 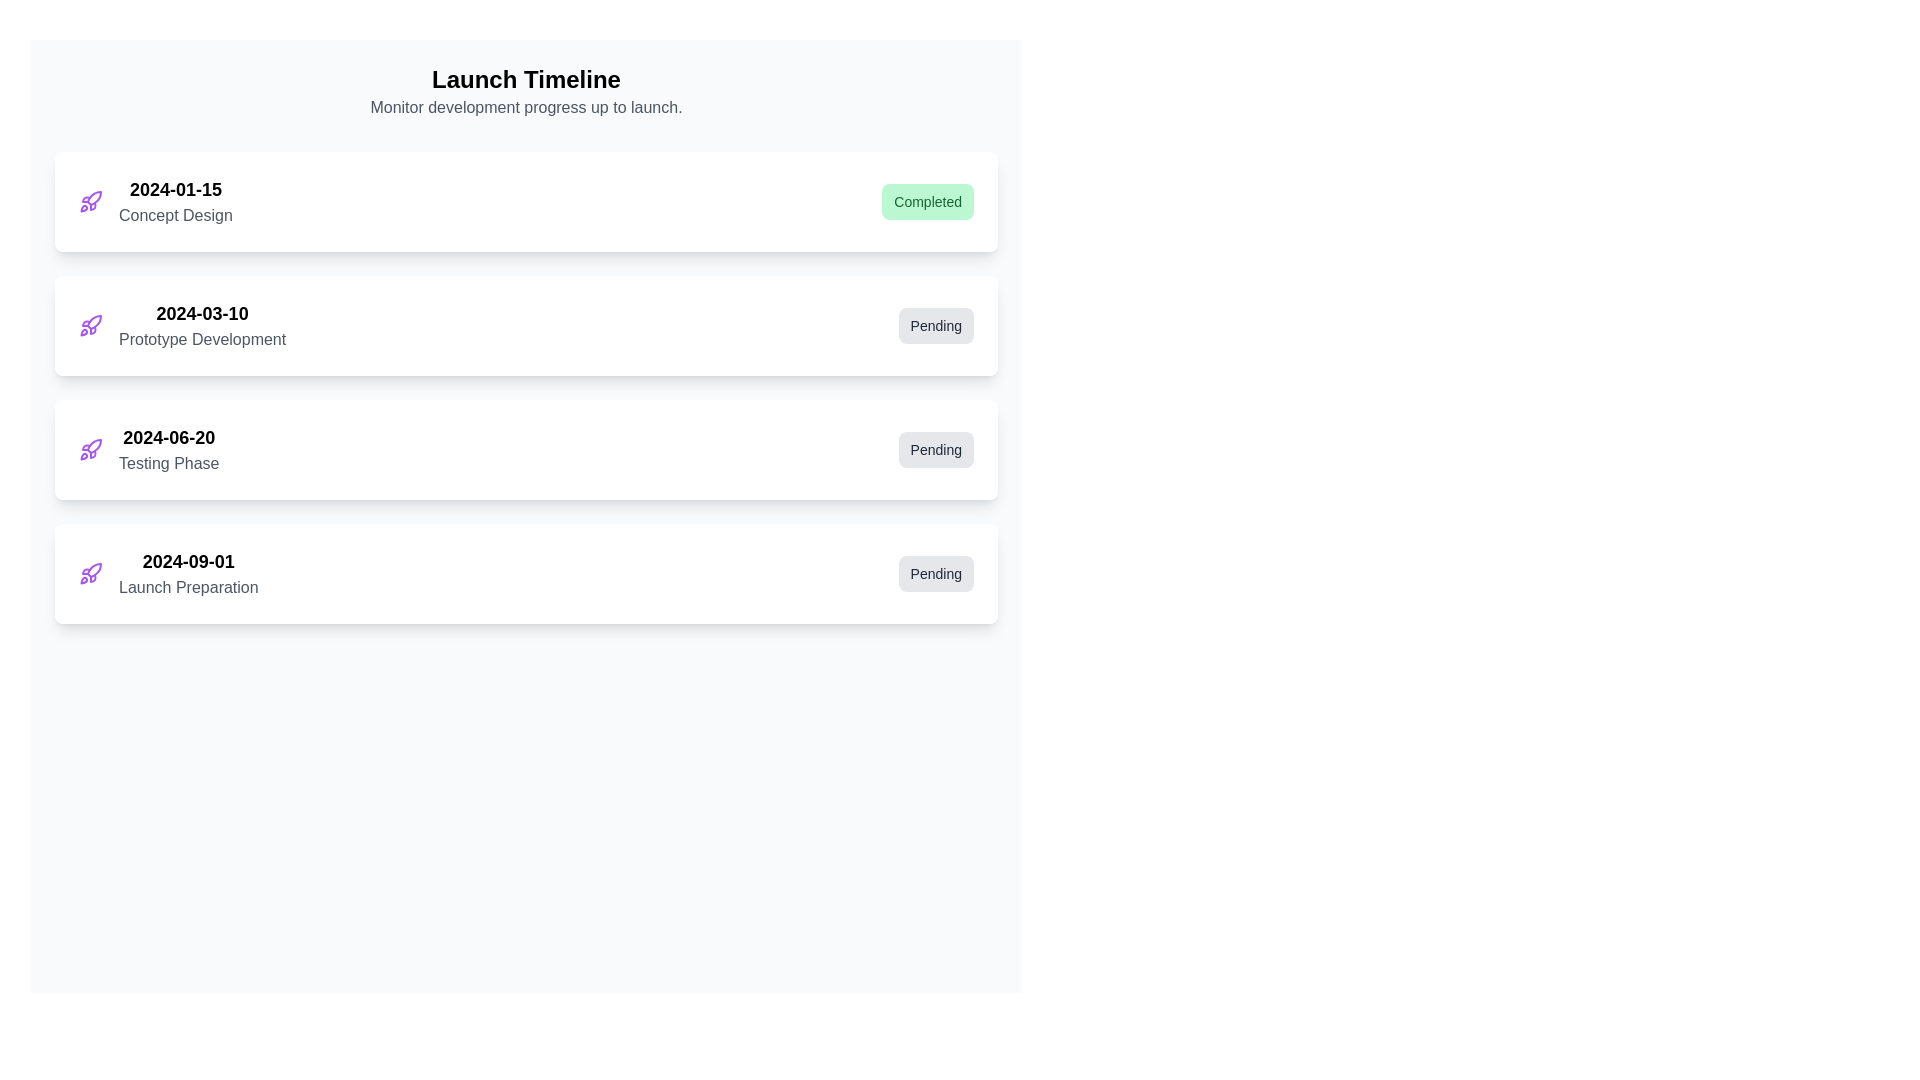 I want to click on the small purple rocket icon that is styled in modern line art design, positioned to the left of the date '2024-01-15', so click(x=90, y=201).